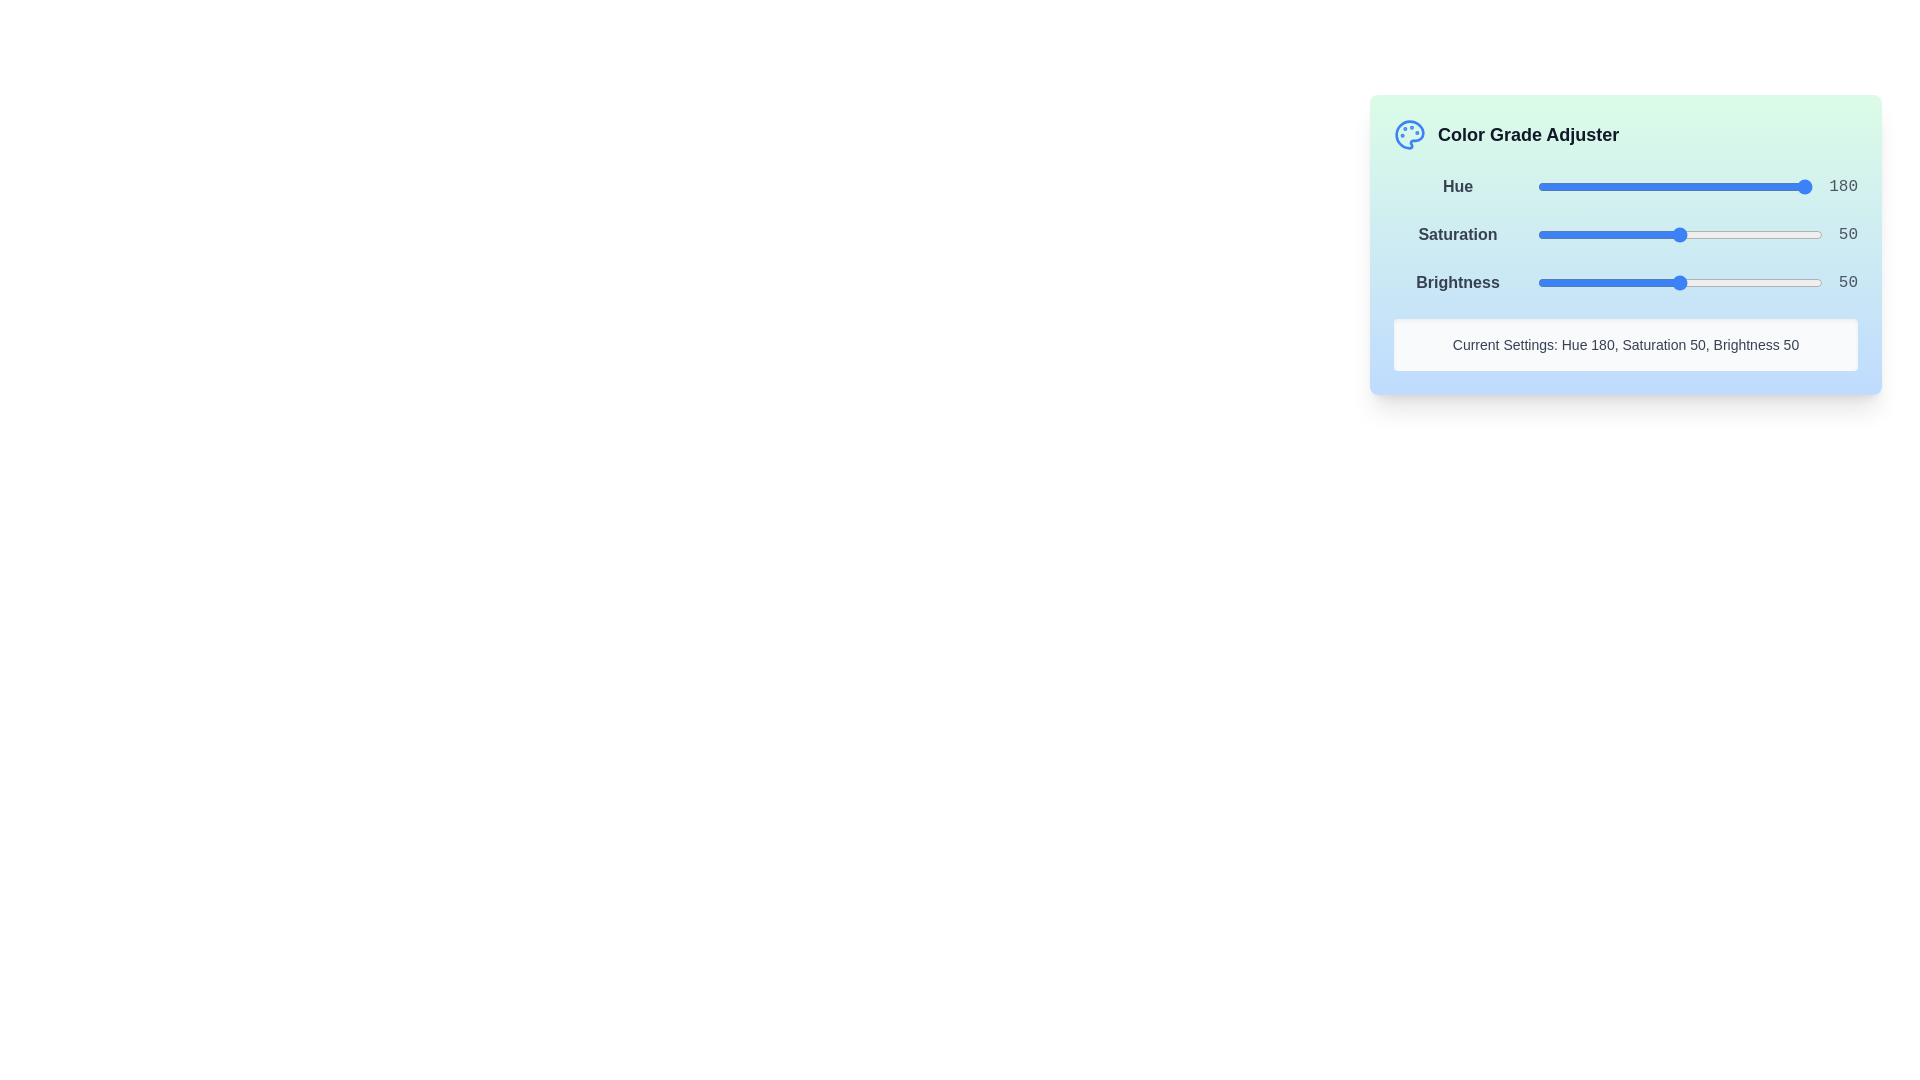 This screenshot has height=1080, width=1920. I want to click on the brightness slider to set the brightness to 29%, so click(1620, 282).